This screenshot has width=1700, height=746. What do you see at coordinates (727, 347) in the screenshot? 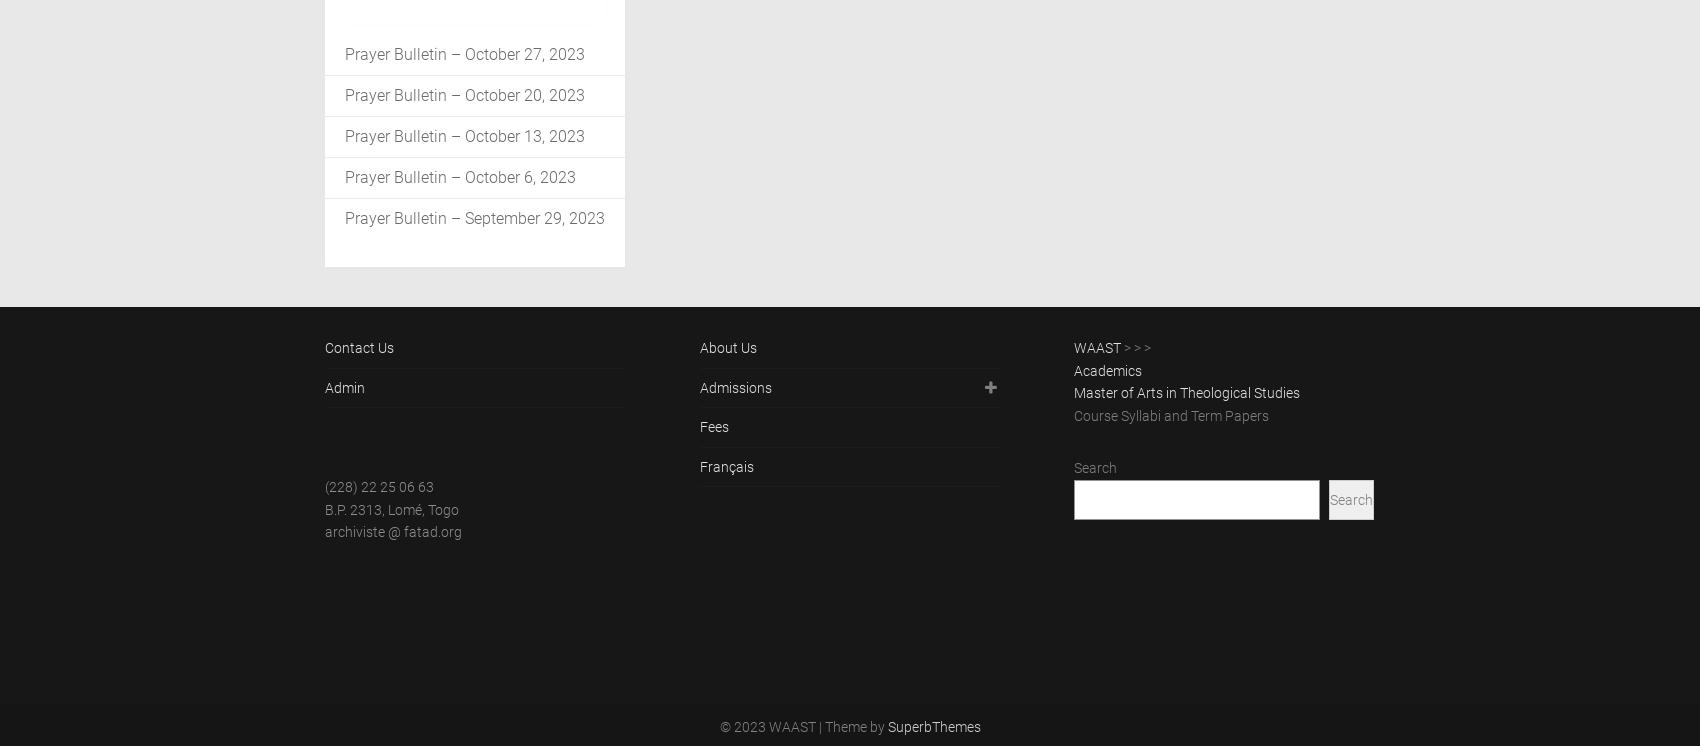
I see `'About Us'` at bounding box center [727, 347].